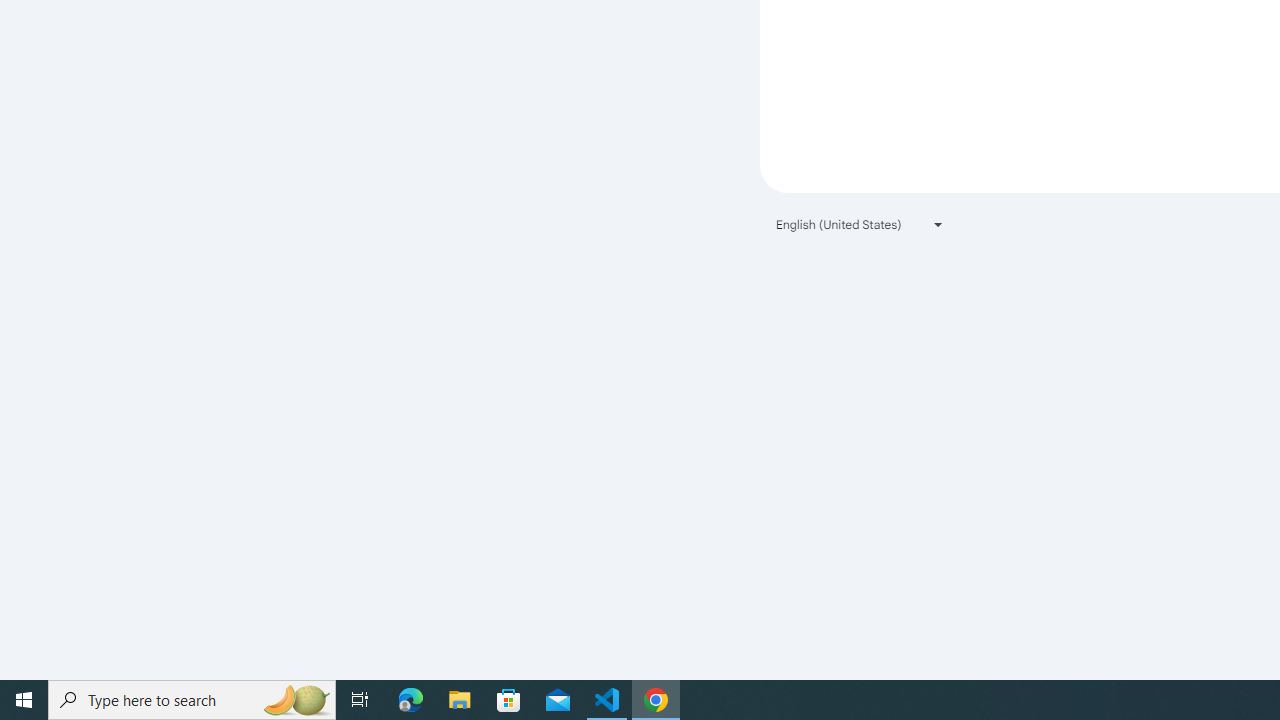 Image resolution: width=1280 pixels, height=720 pixels. I want to click on 'English (United States)', so click(860, 224).